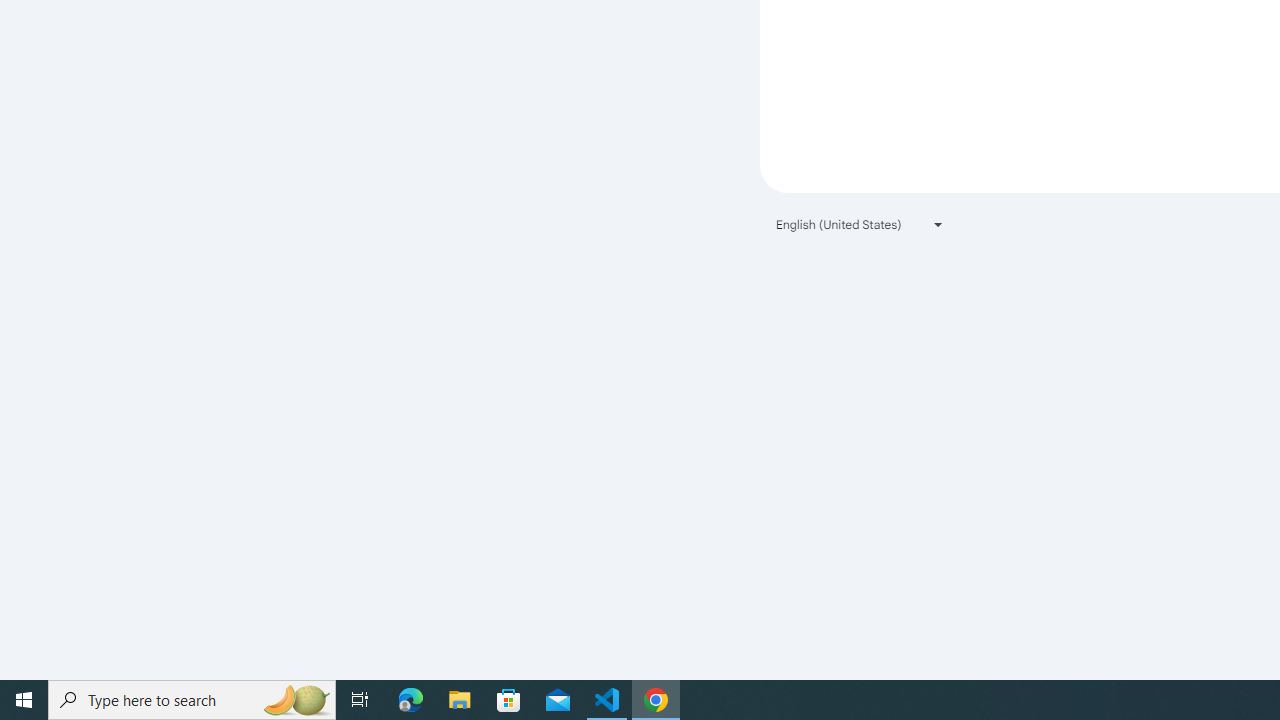 Image resolution: width=1280 pixels, height=720 pixels. I want to click on 'English (United States)', so click(860, 224).